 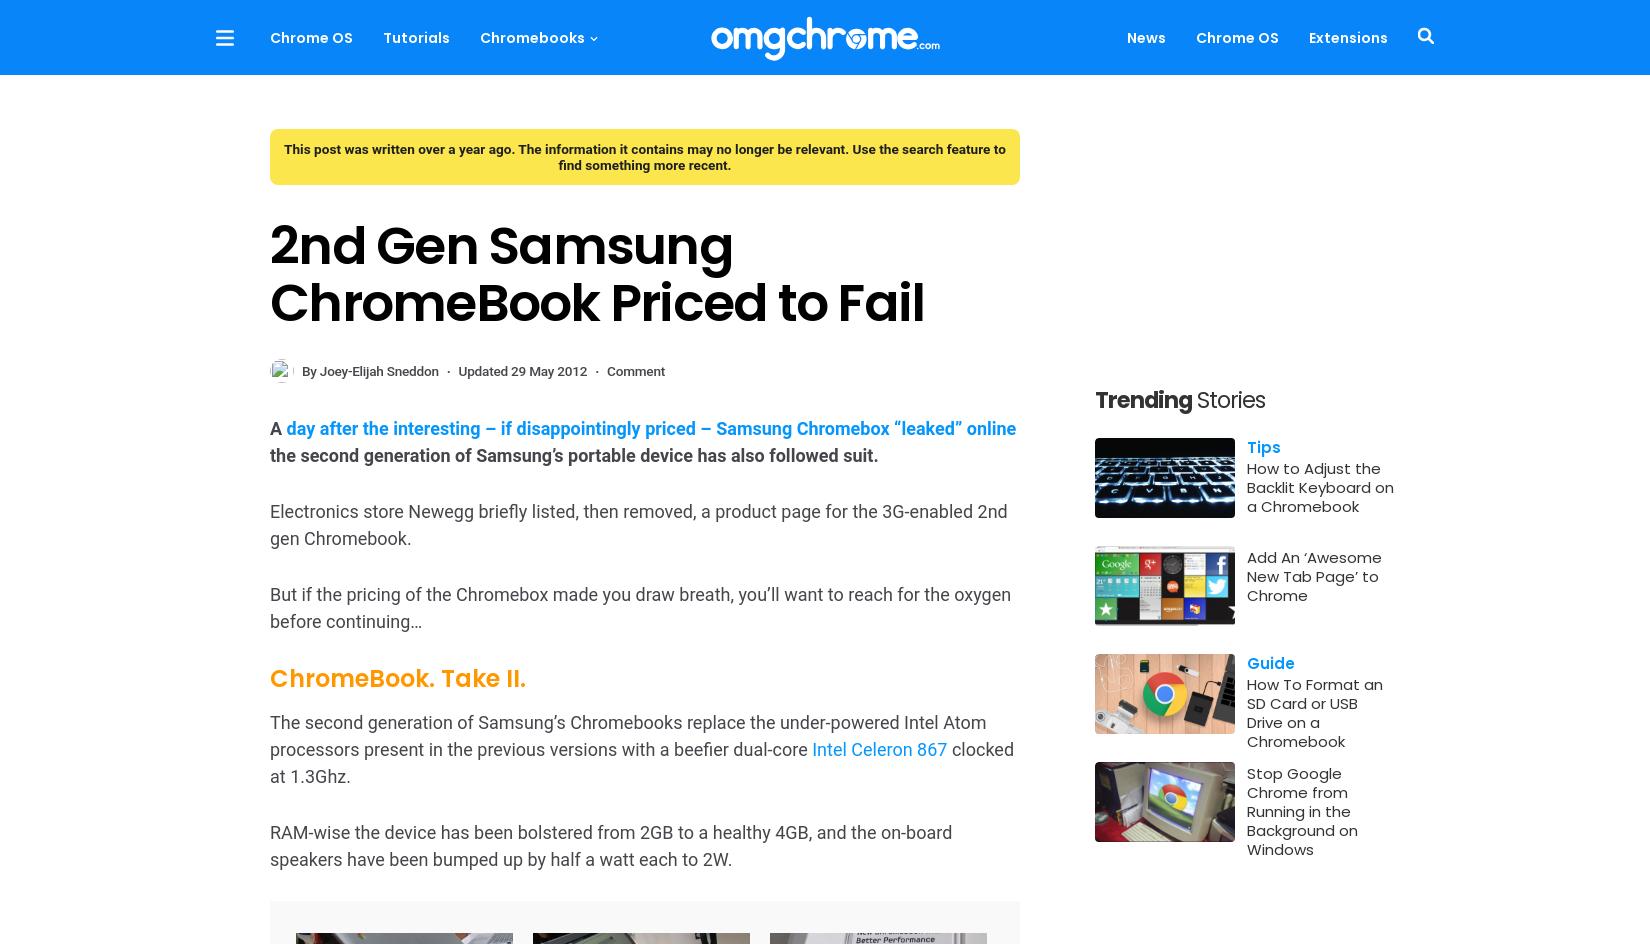 I want to click on 'Priced to Fail?', so click(x=269, y=708).